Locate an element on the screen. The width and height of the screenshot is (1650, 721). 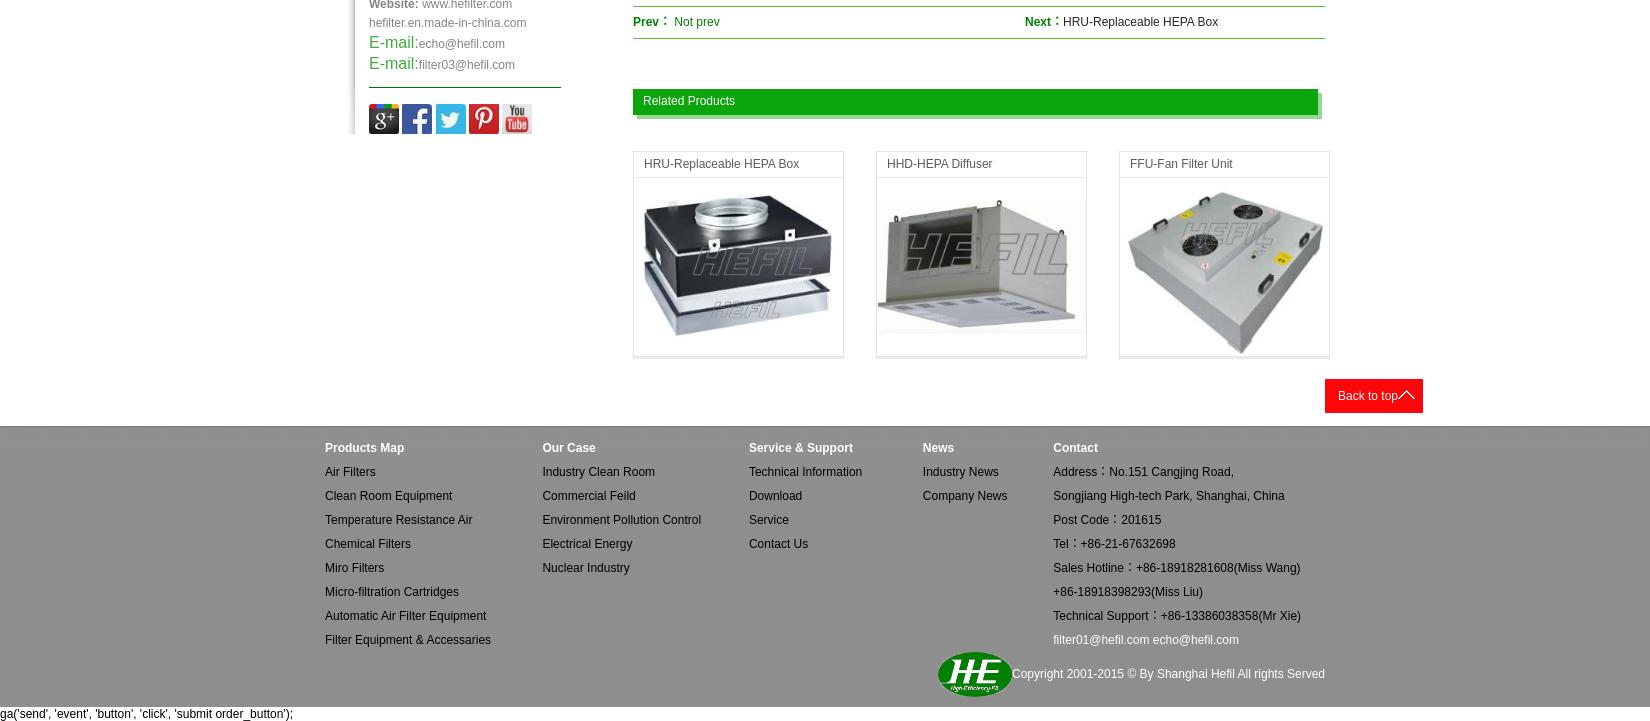
'FFU-Fan Filter Unit' is located at coordinates (1181, 163).